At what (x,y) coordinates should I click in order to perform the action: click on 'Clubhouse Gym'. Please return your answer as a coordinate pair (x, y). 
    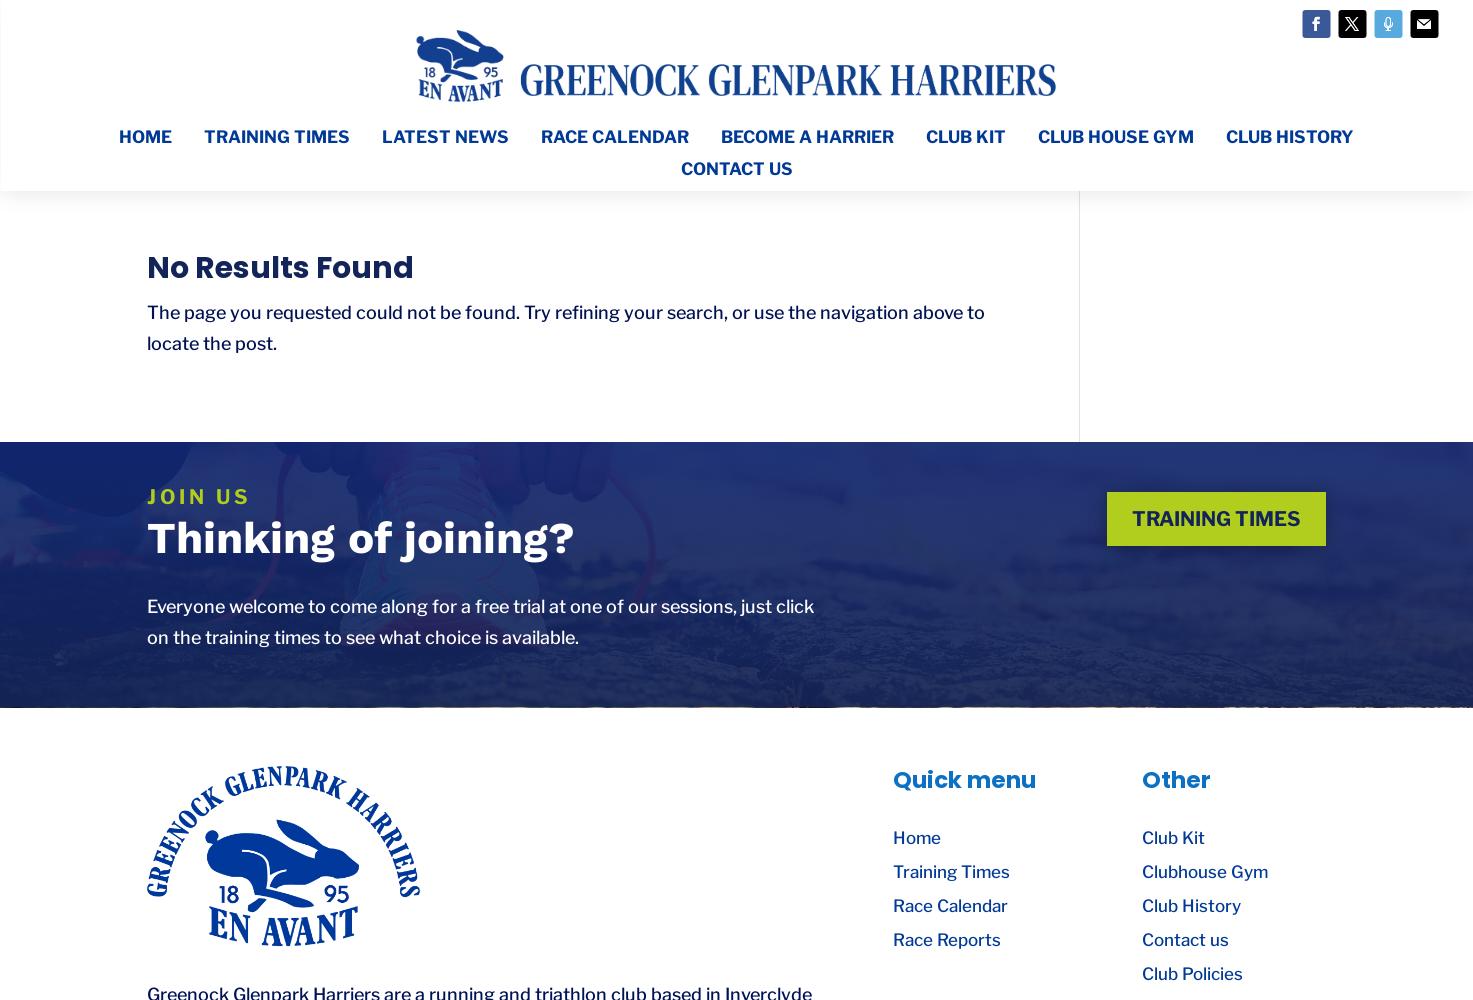
    Looking at the image, I should click on (1203, 871).